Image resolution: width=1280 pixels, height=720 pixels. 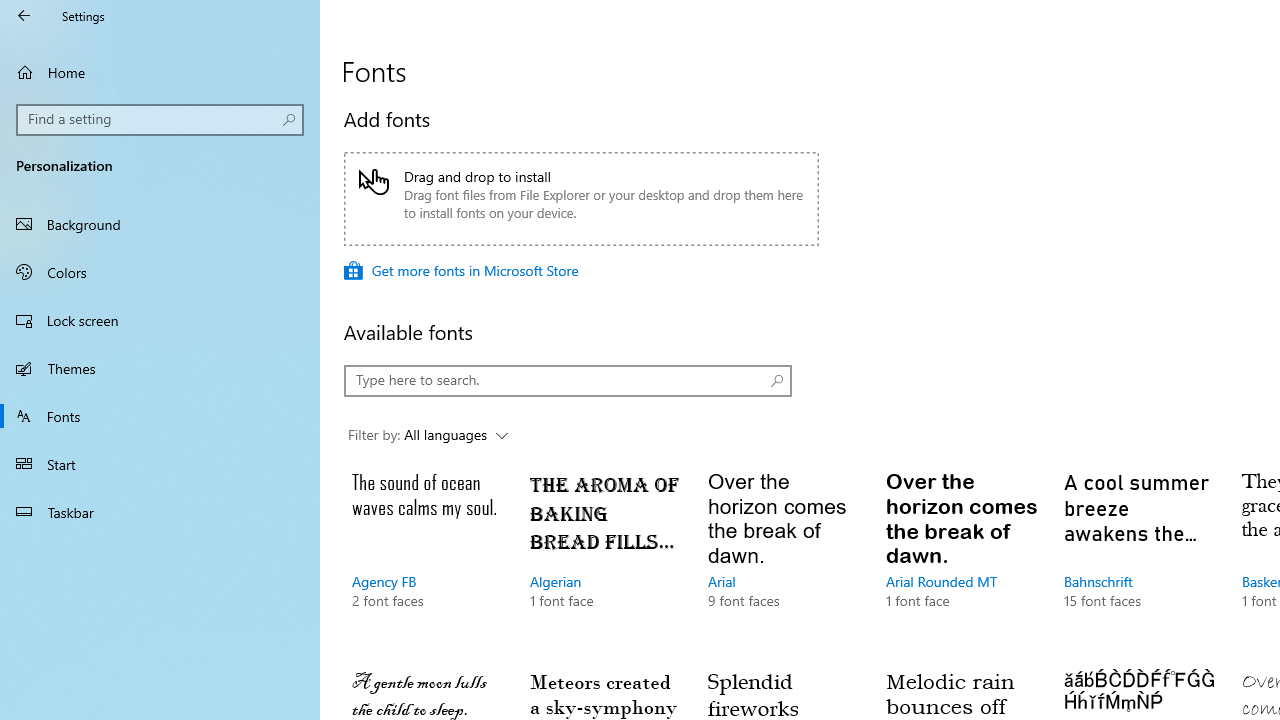 What do you see at coordinates (160, 510) in the screenshot?
I see `'Taskbar'` at bounding box center [160, 510].